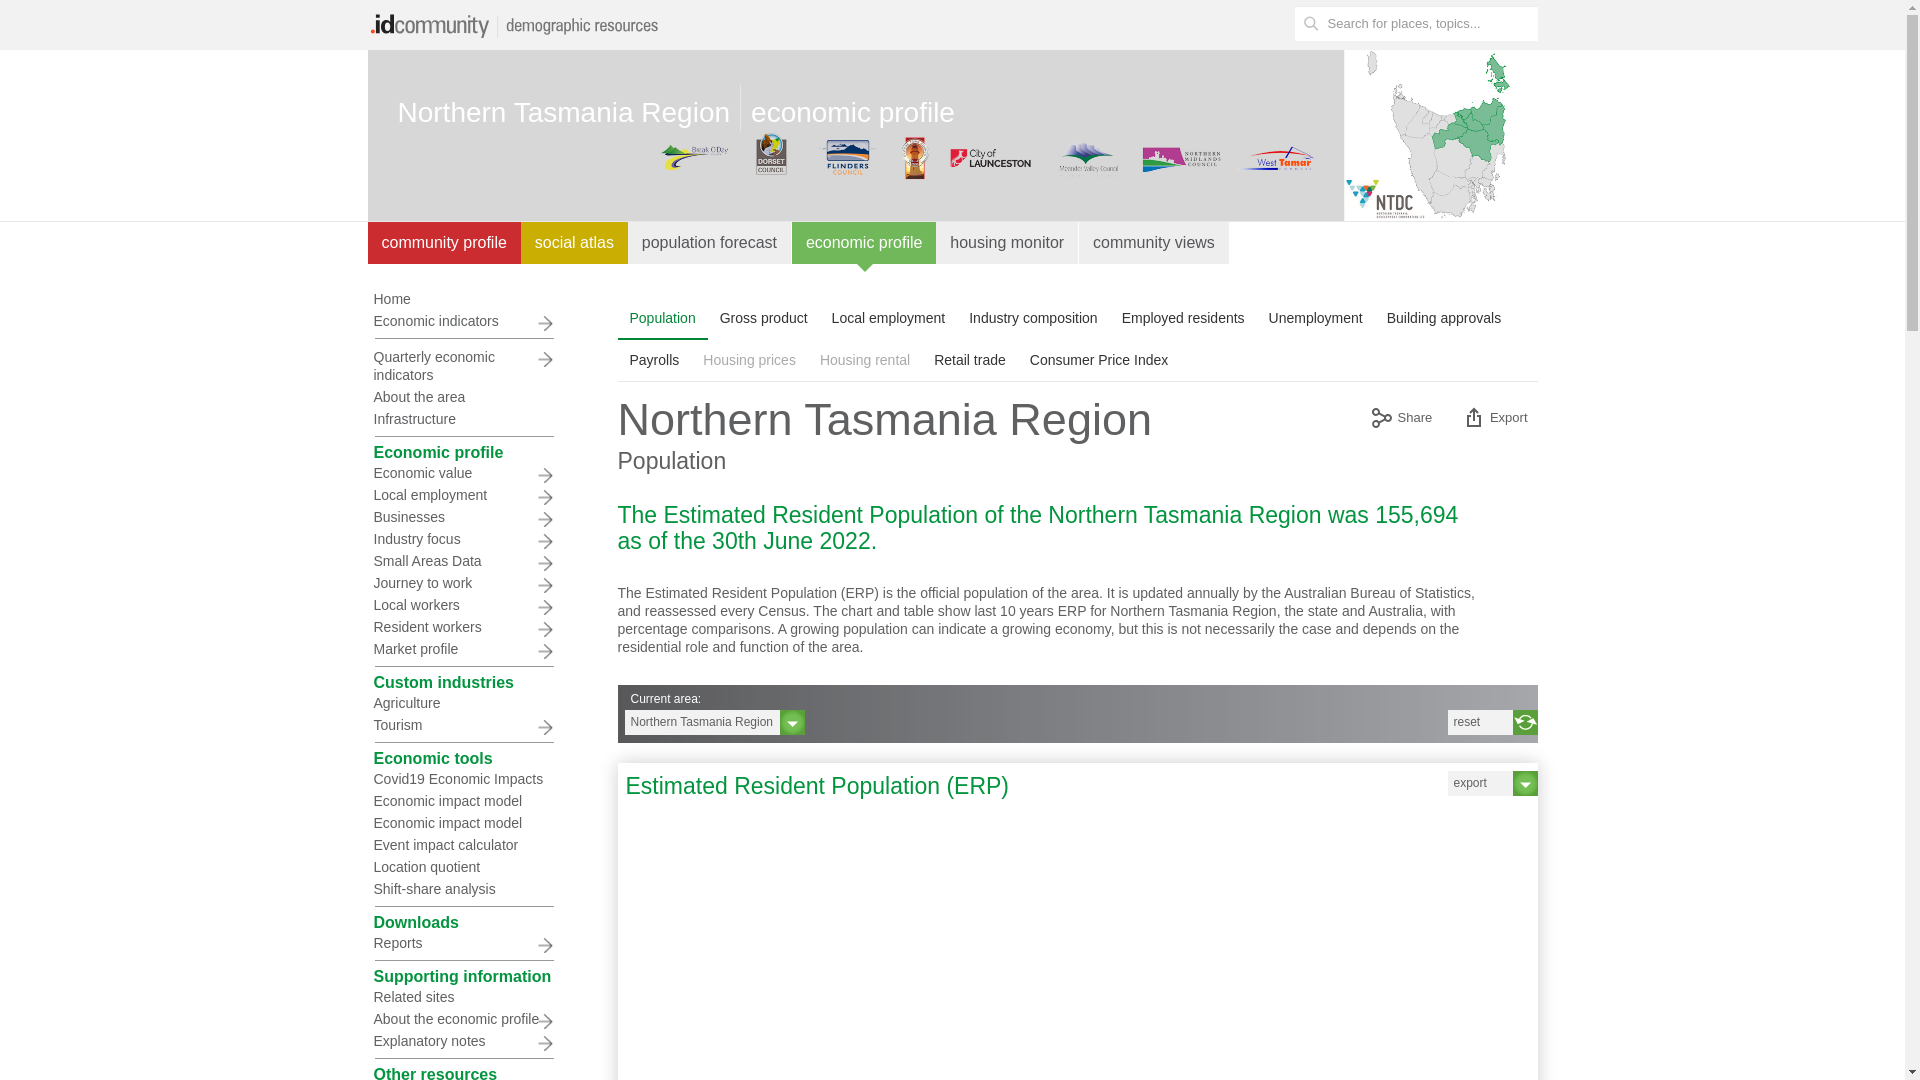 The height and width of the screenshot is (1080, 1920). What do you see at coordinates (461, 648) in the screenshot?
I see `'Market profile` at bounding box center [461, 648].